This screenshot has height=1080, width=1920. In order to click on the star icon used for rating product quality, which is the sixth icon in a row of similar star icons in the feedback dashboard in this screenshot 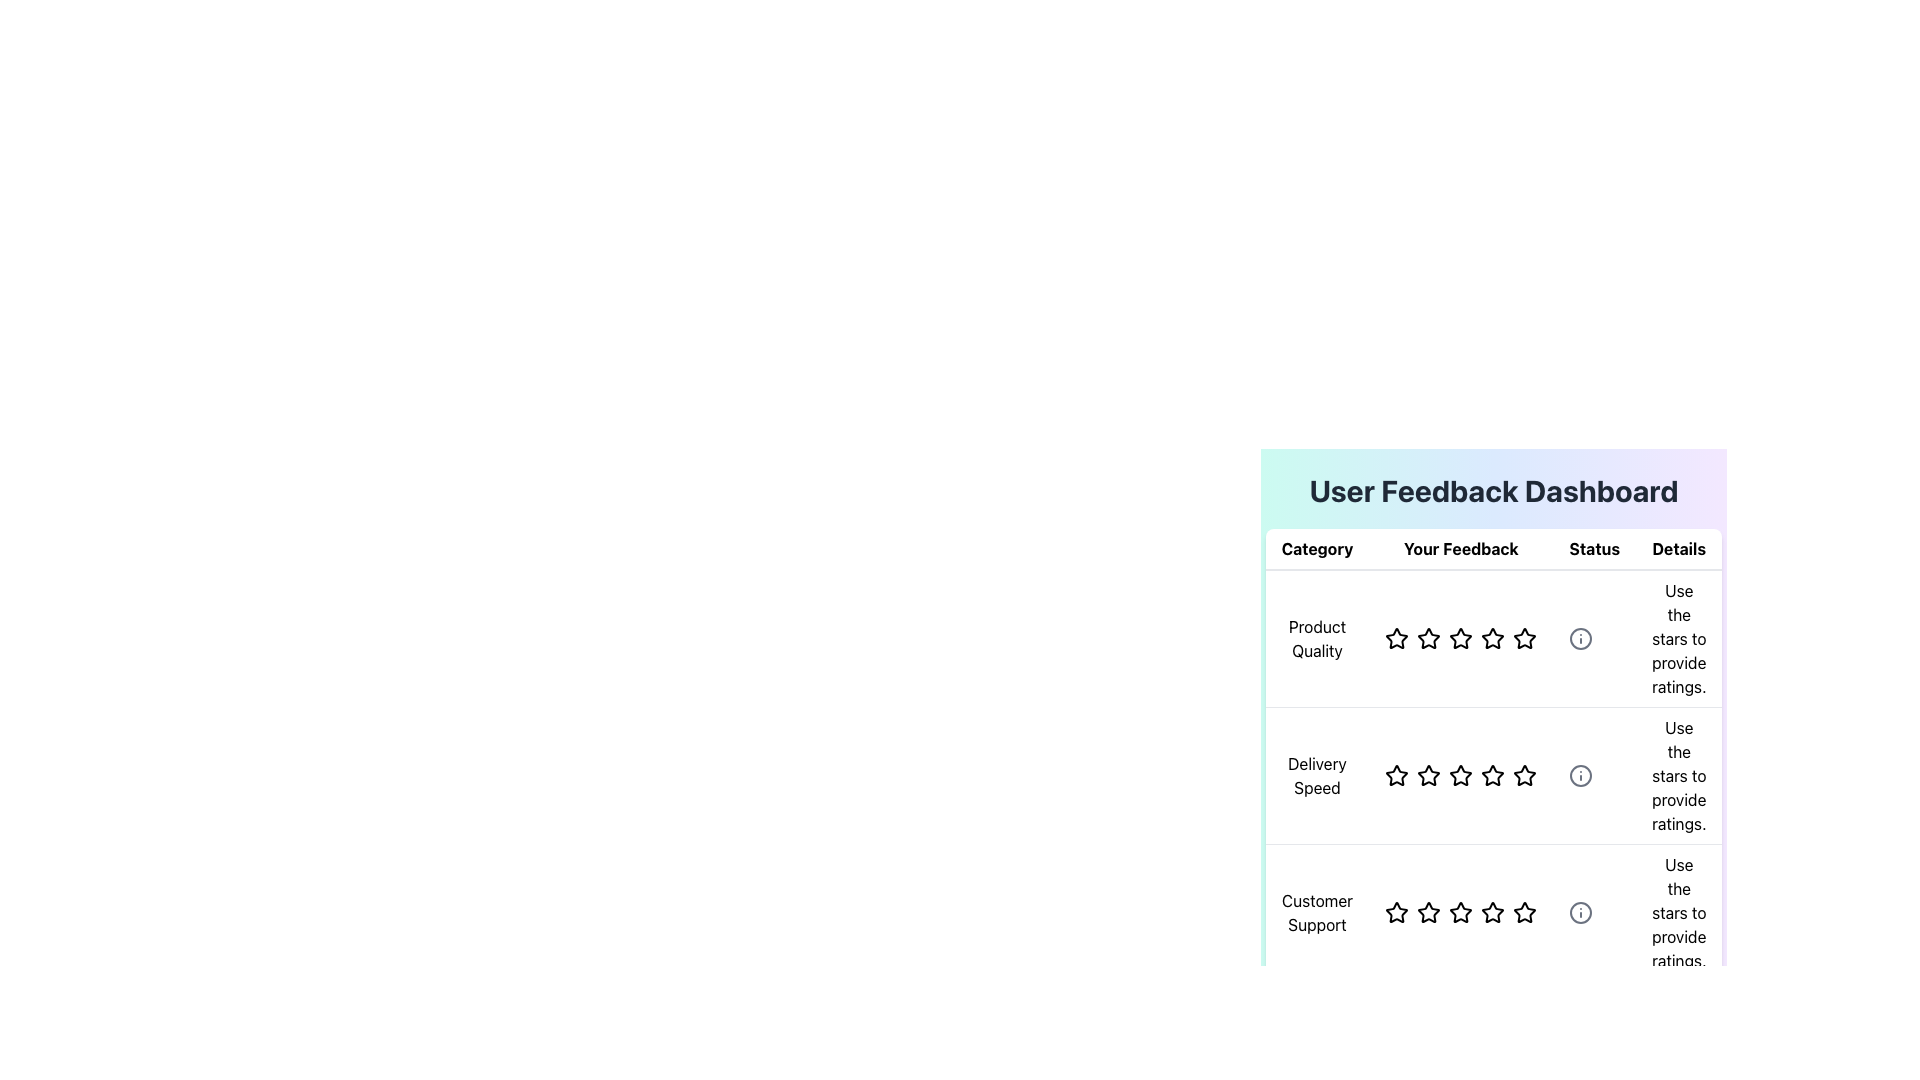, I will do `click(1524, 639)`.